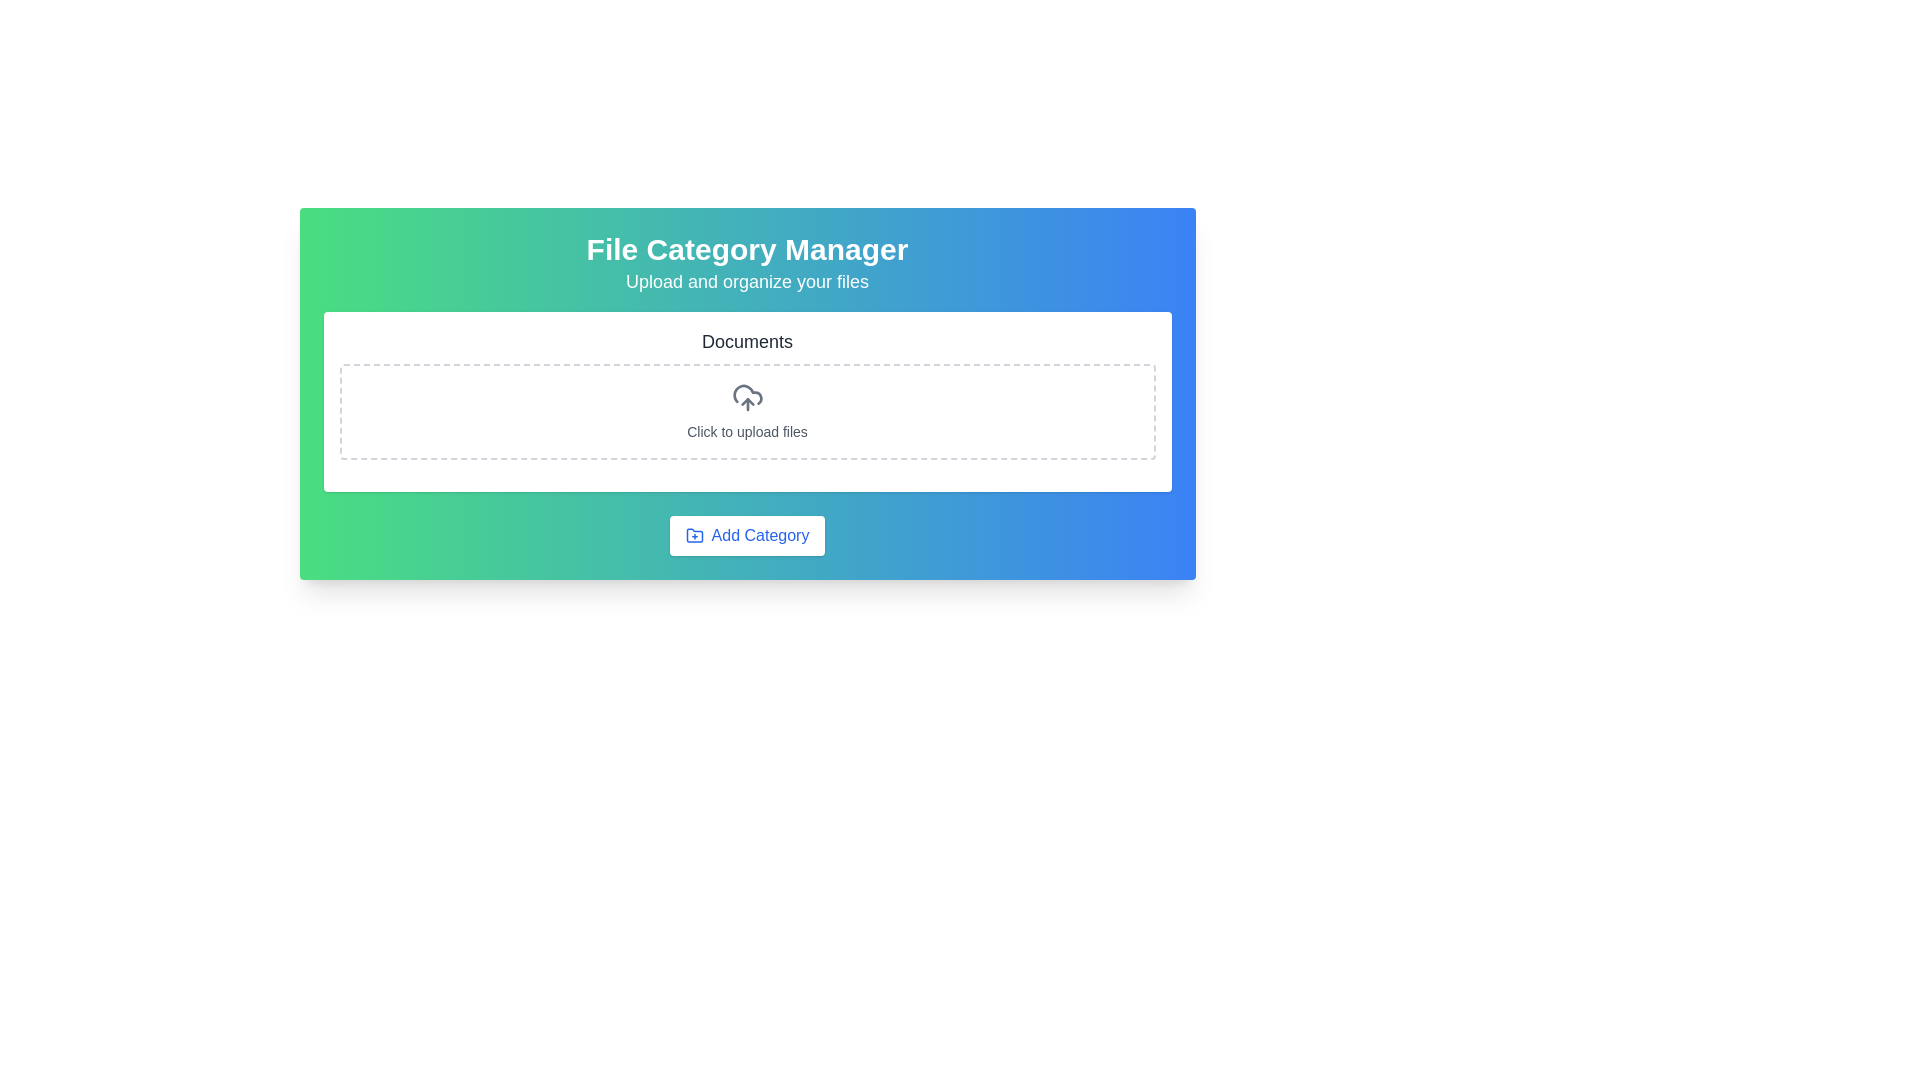 The height and width of the screenshot is (1080, 1920). What do you see at coordinates (746, 281) in the screenshot?
I see `the textual component displaying 'Upload and organize your files', which is positioned below the heading 'File Category Manager'` at bounding box center [746, 281].